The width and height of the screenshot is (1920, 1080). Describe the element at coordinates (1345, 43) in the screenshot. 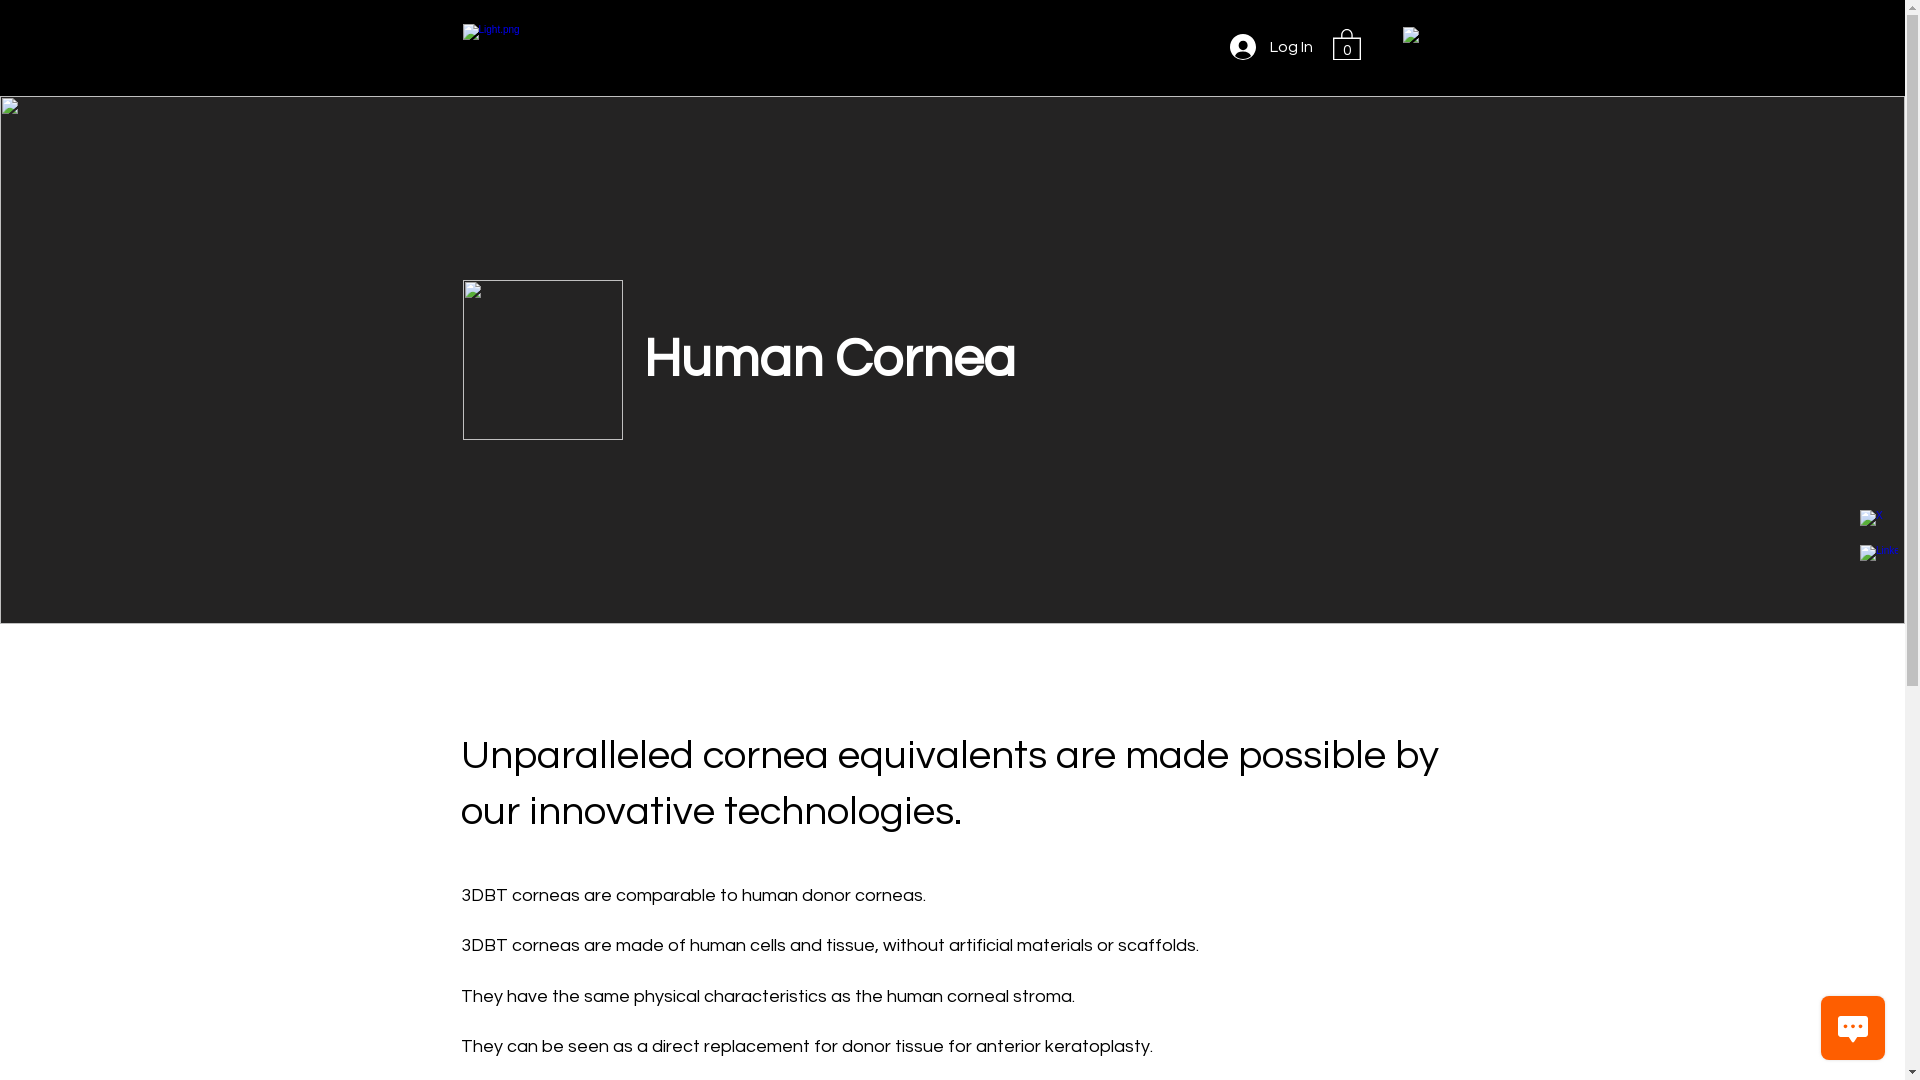

I see `'0'` at that location.